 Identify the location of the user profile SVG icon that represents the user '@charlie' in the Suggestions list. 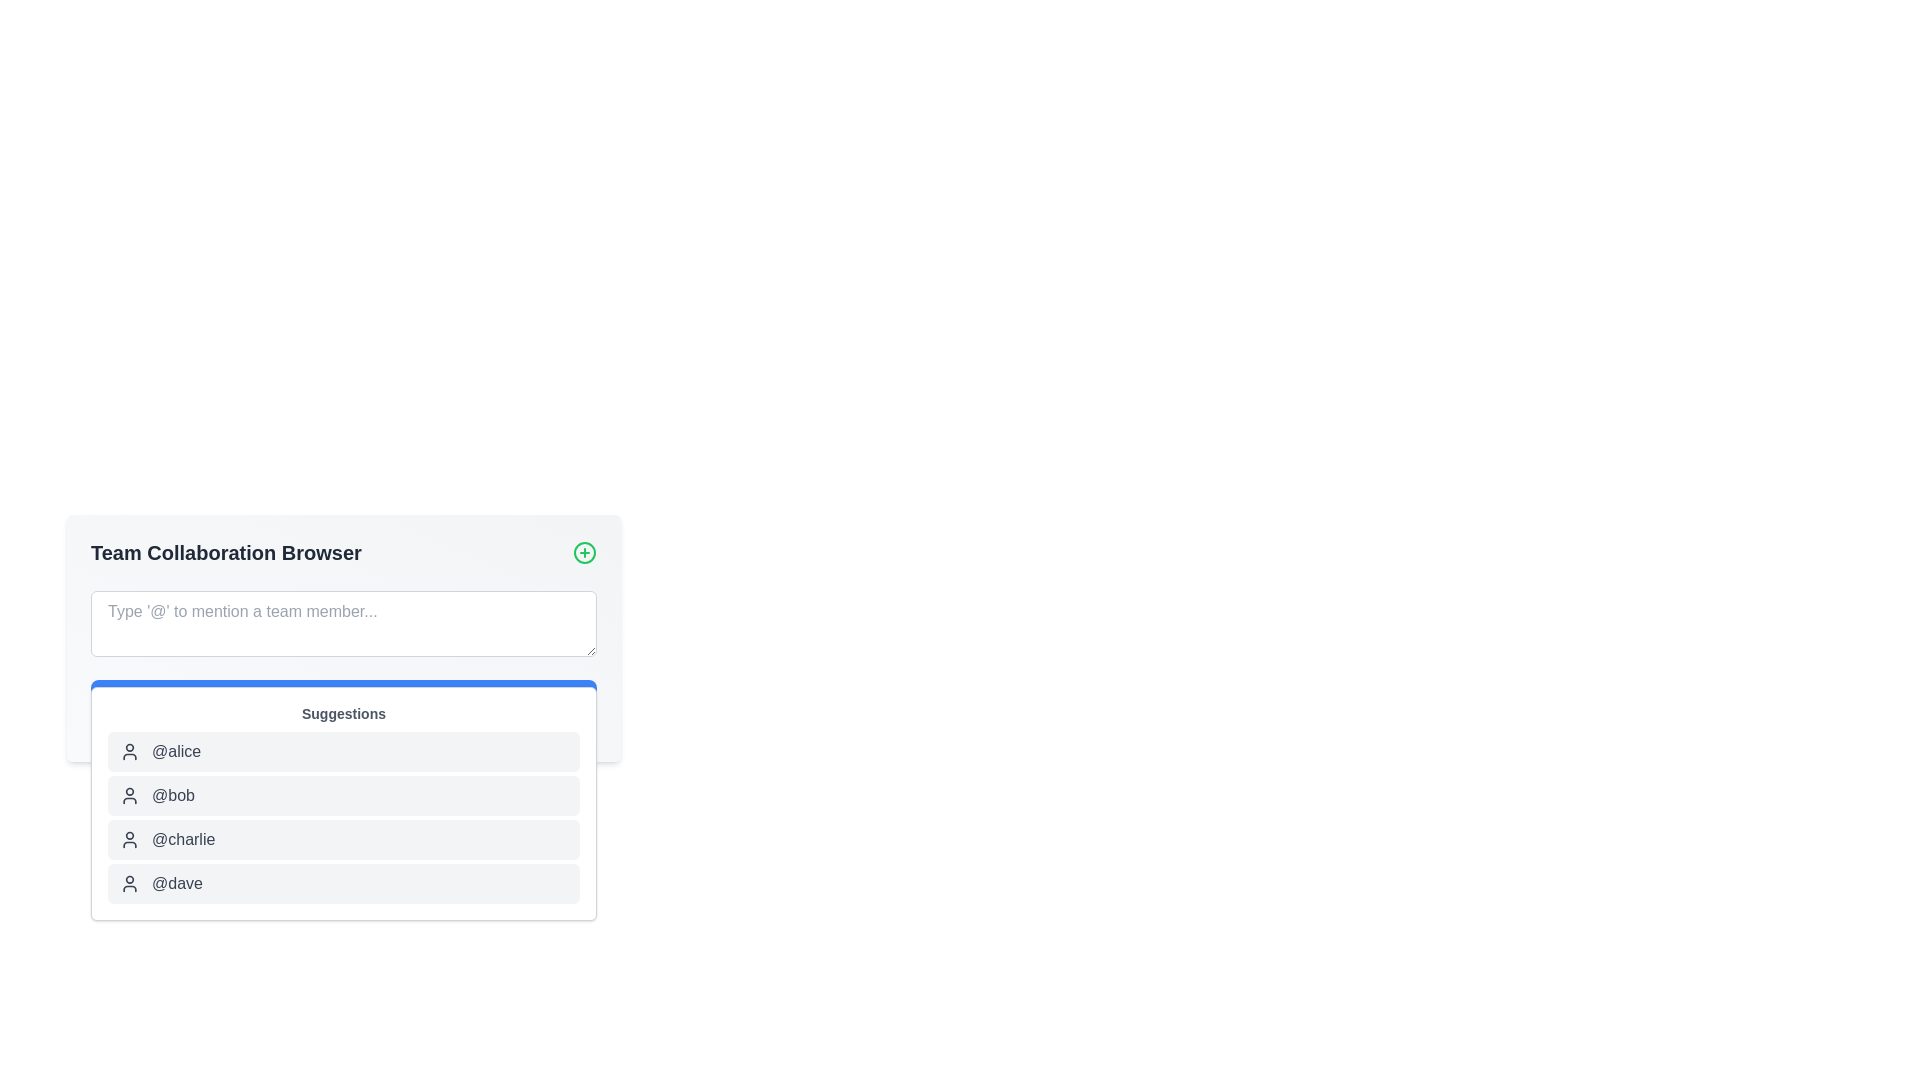
(128, 840).